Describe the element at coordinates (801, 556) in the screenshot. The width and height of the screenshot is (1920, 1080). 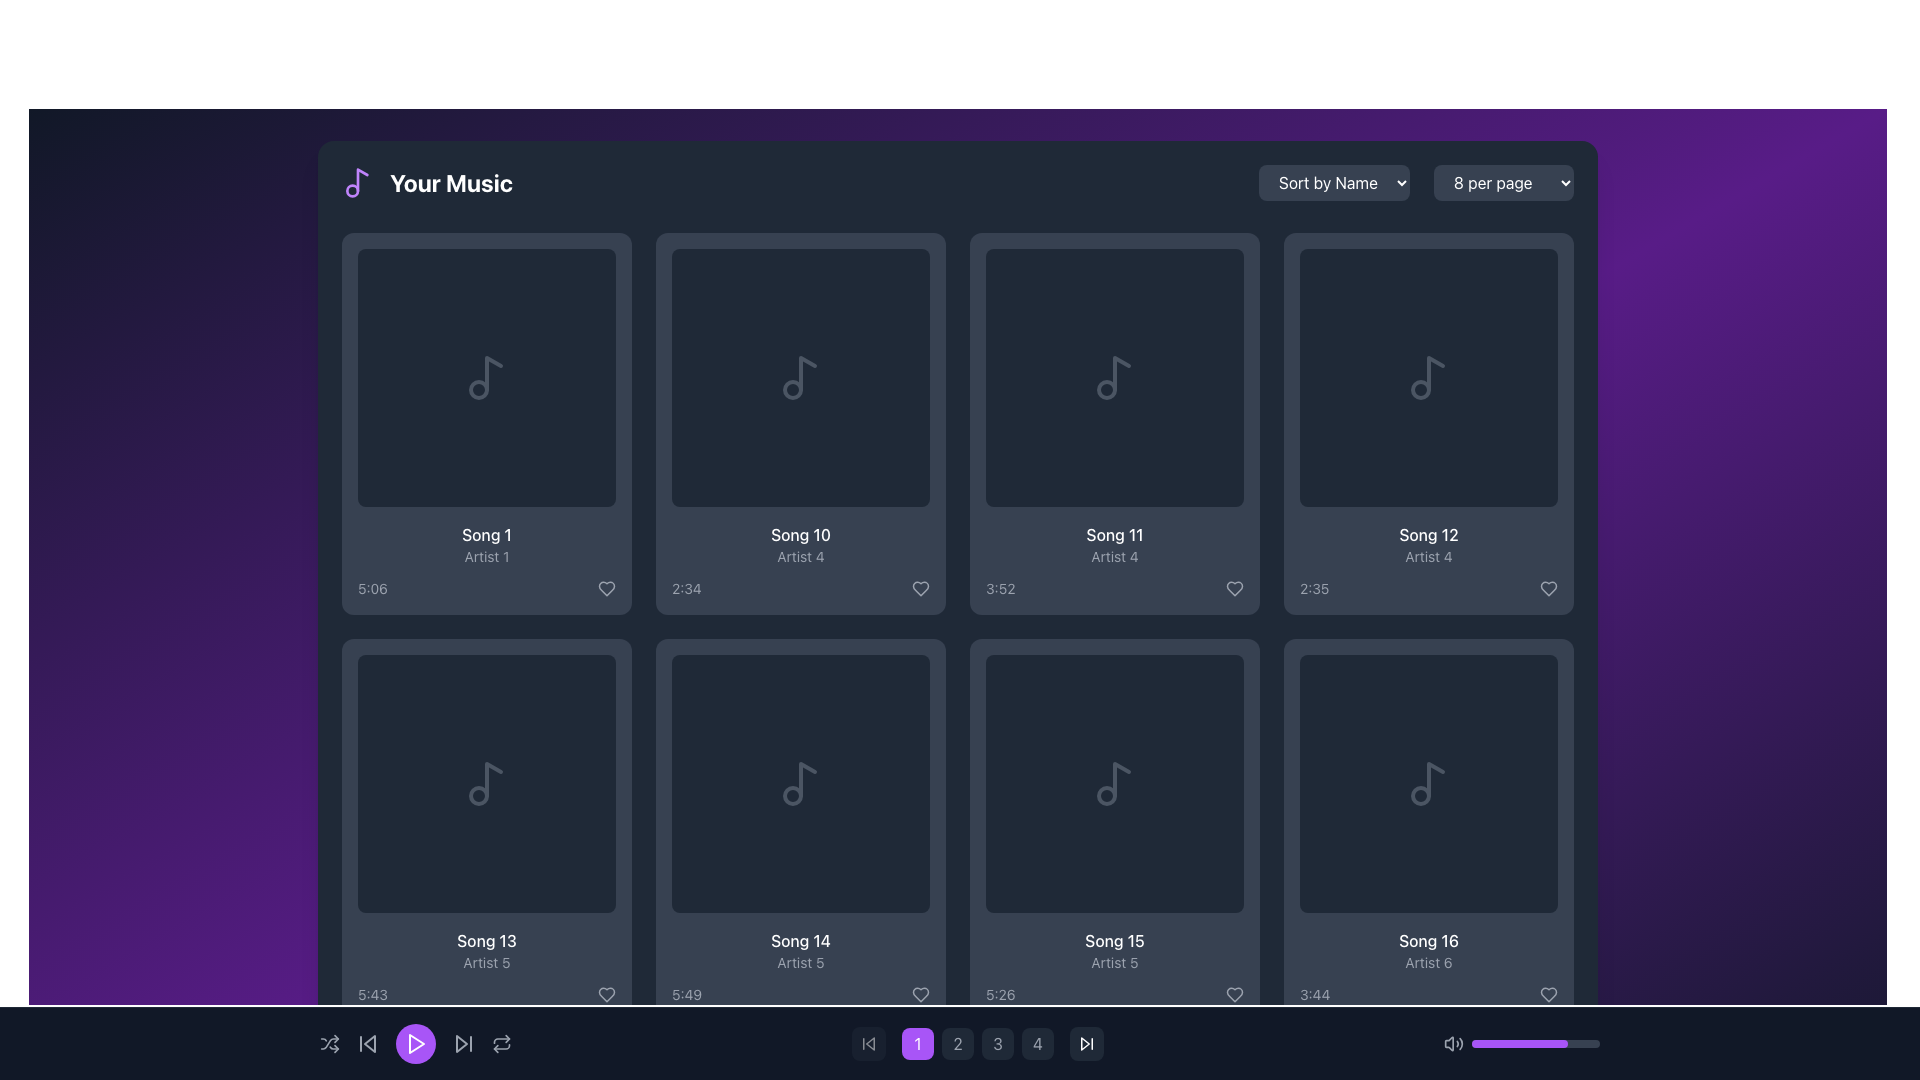
I see `the static text label displaying 'Artist 4' located under the title 'Song 10' and above the duration '2:34' in the second card of the first row` at that location.